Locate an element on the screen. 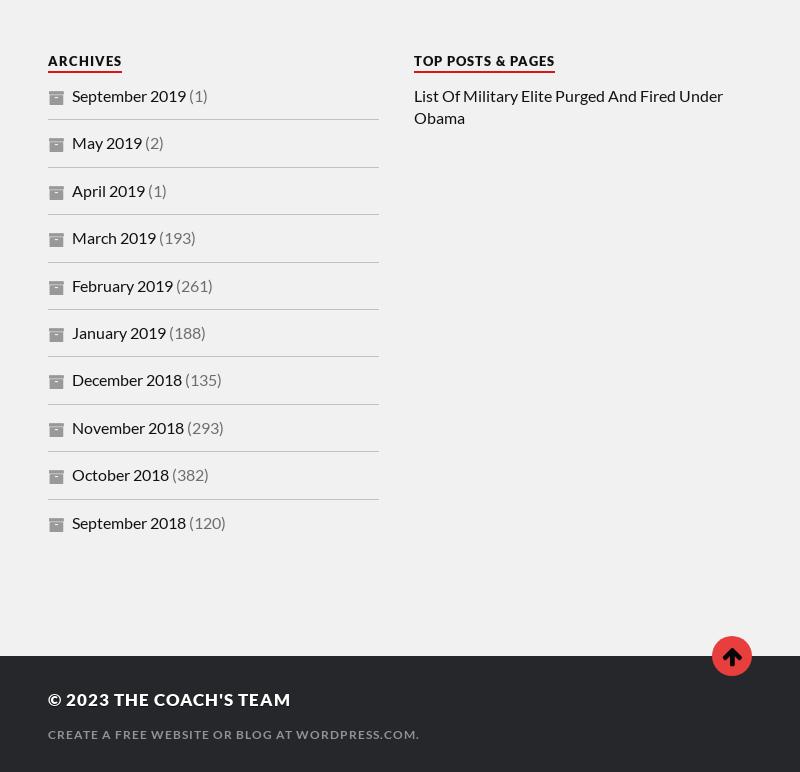  'List Of Military Elite Purged And Fired Under Obama' is located at coordinates (567, 105).